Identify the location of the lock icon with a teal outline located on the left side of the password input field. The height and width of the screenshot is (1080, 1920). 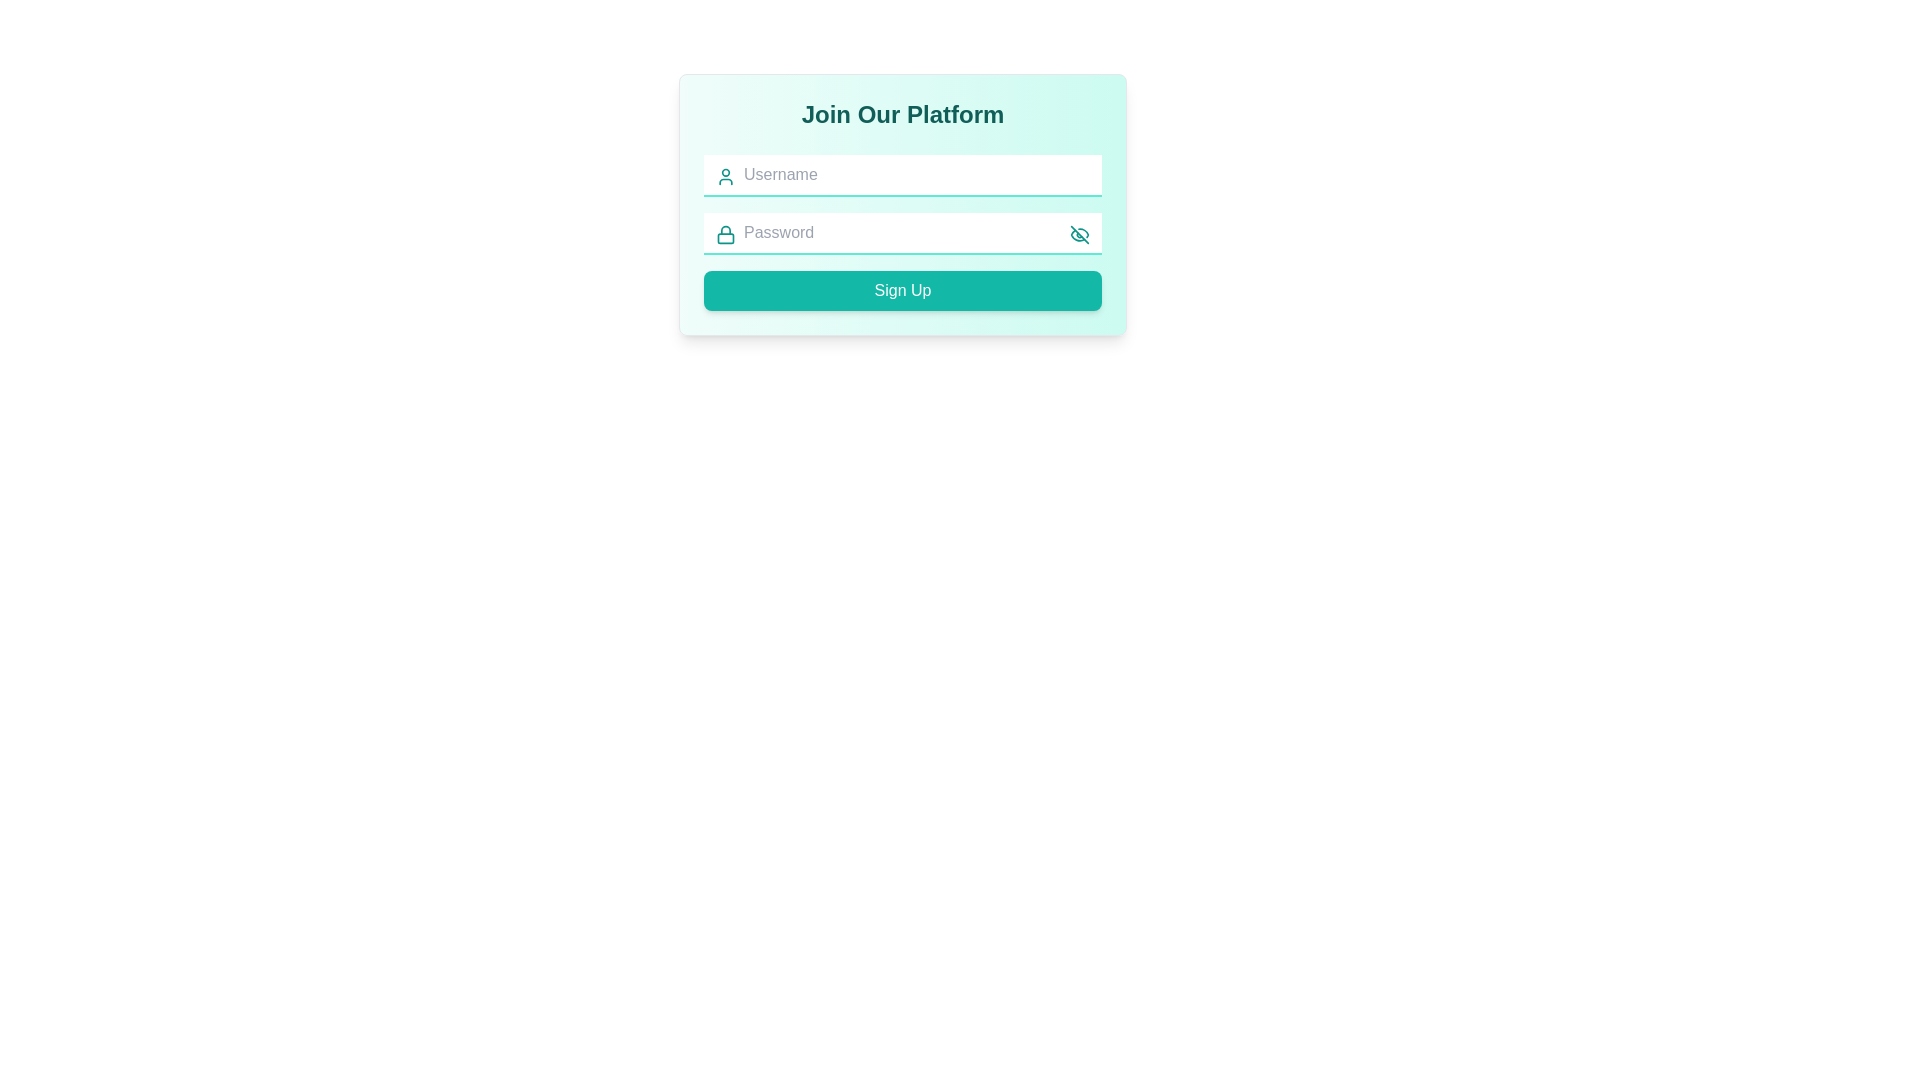
(724, 234).